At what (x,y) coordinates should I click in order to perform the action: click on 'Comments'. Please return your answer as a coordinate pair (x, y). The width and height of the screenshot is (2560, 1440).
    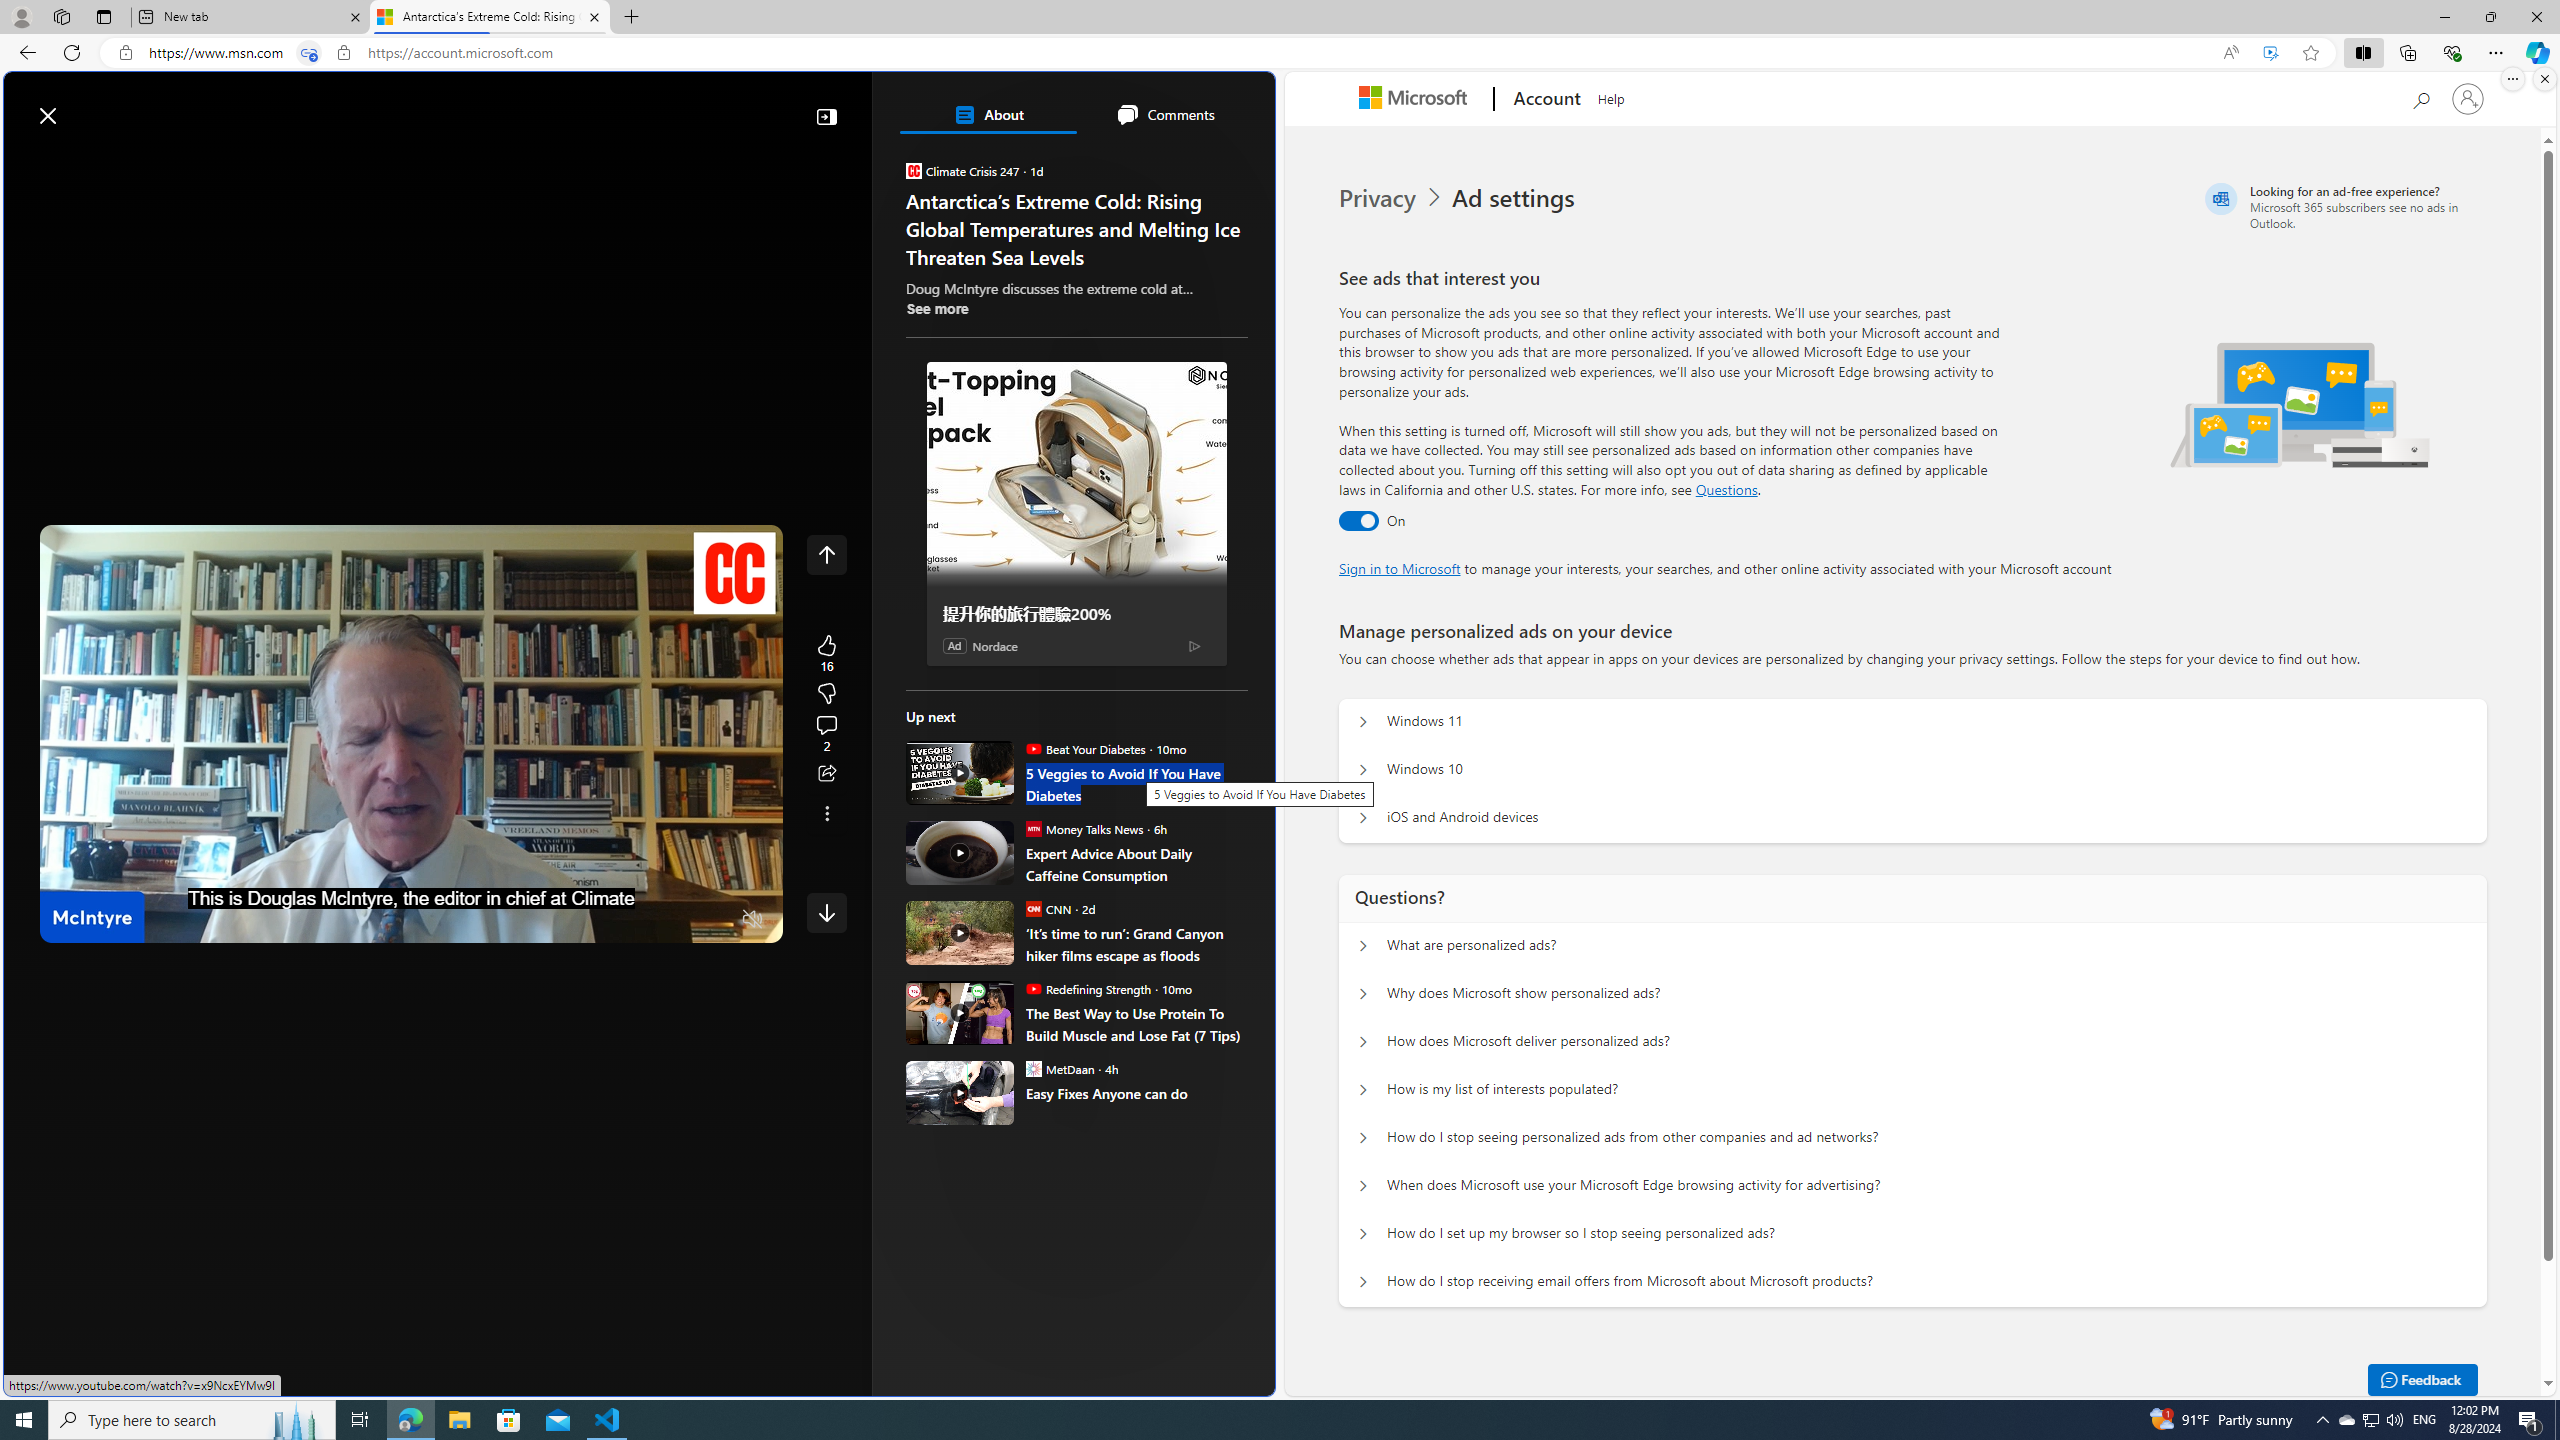
    Looking at the image, I should click on (1163, 114).